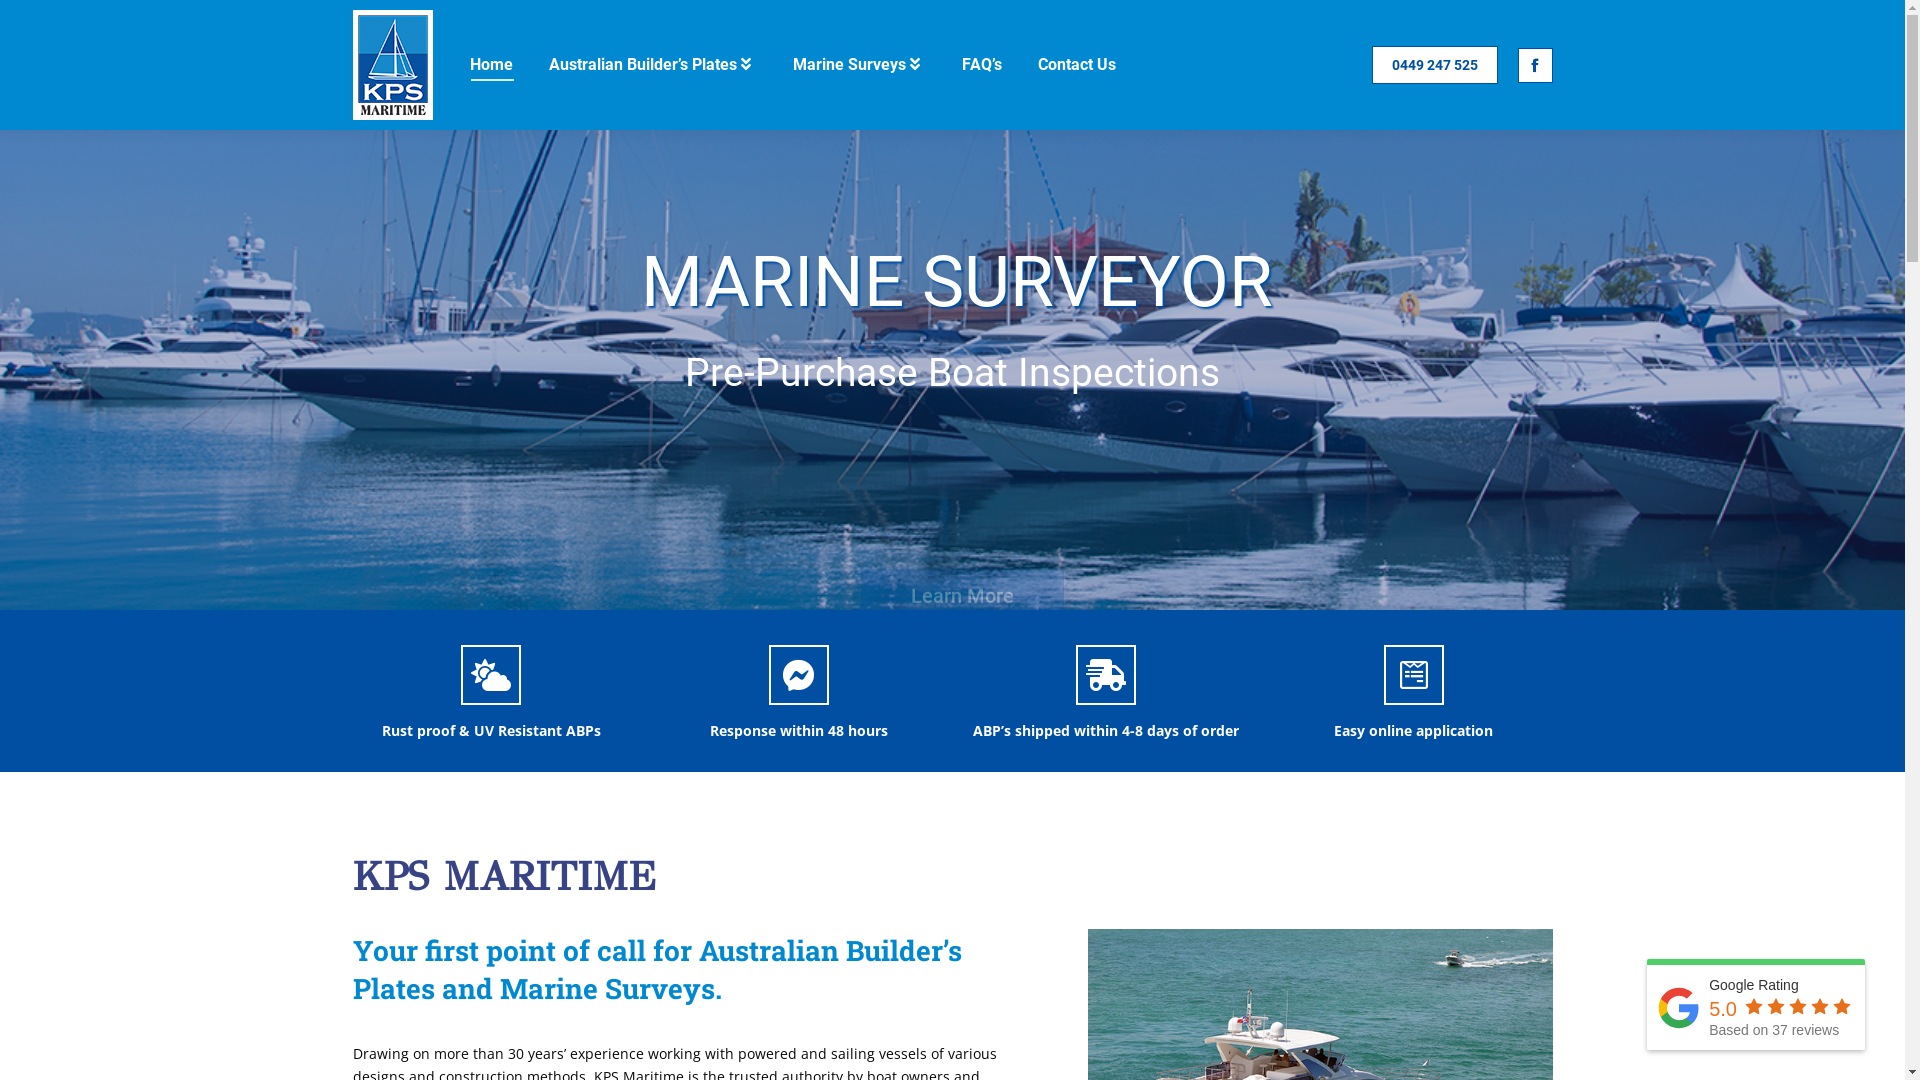  Describe the element at coordinates (1534, 64) in the screenshot. I see `'Facebook page opens in new window'` at that location.